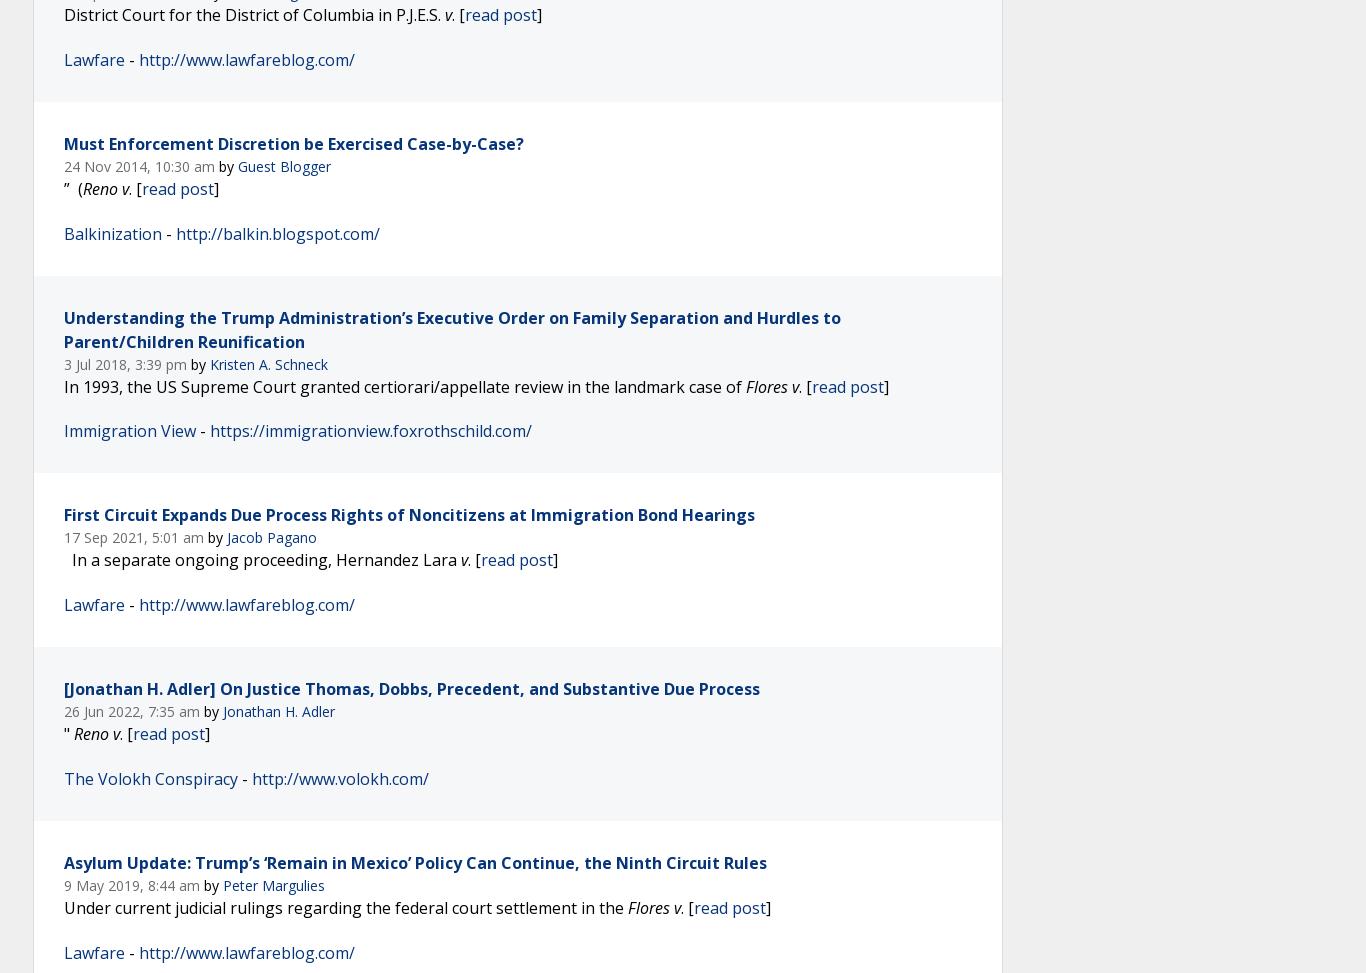 This screenshot has width=1366, height=973. I want to click on 'District Court for the District of Columbia in P.J.E.S.', so click(64, 14).